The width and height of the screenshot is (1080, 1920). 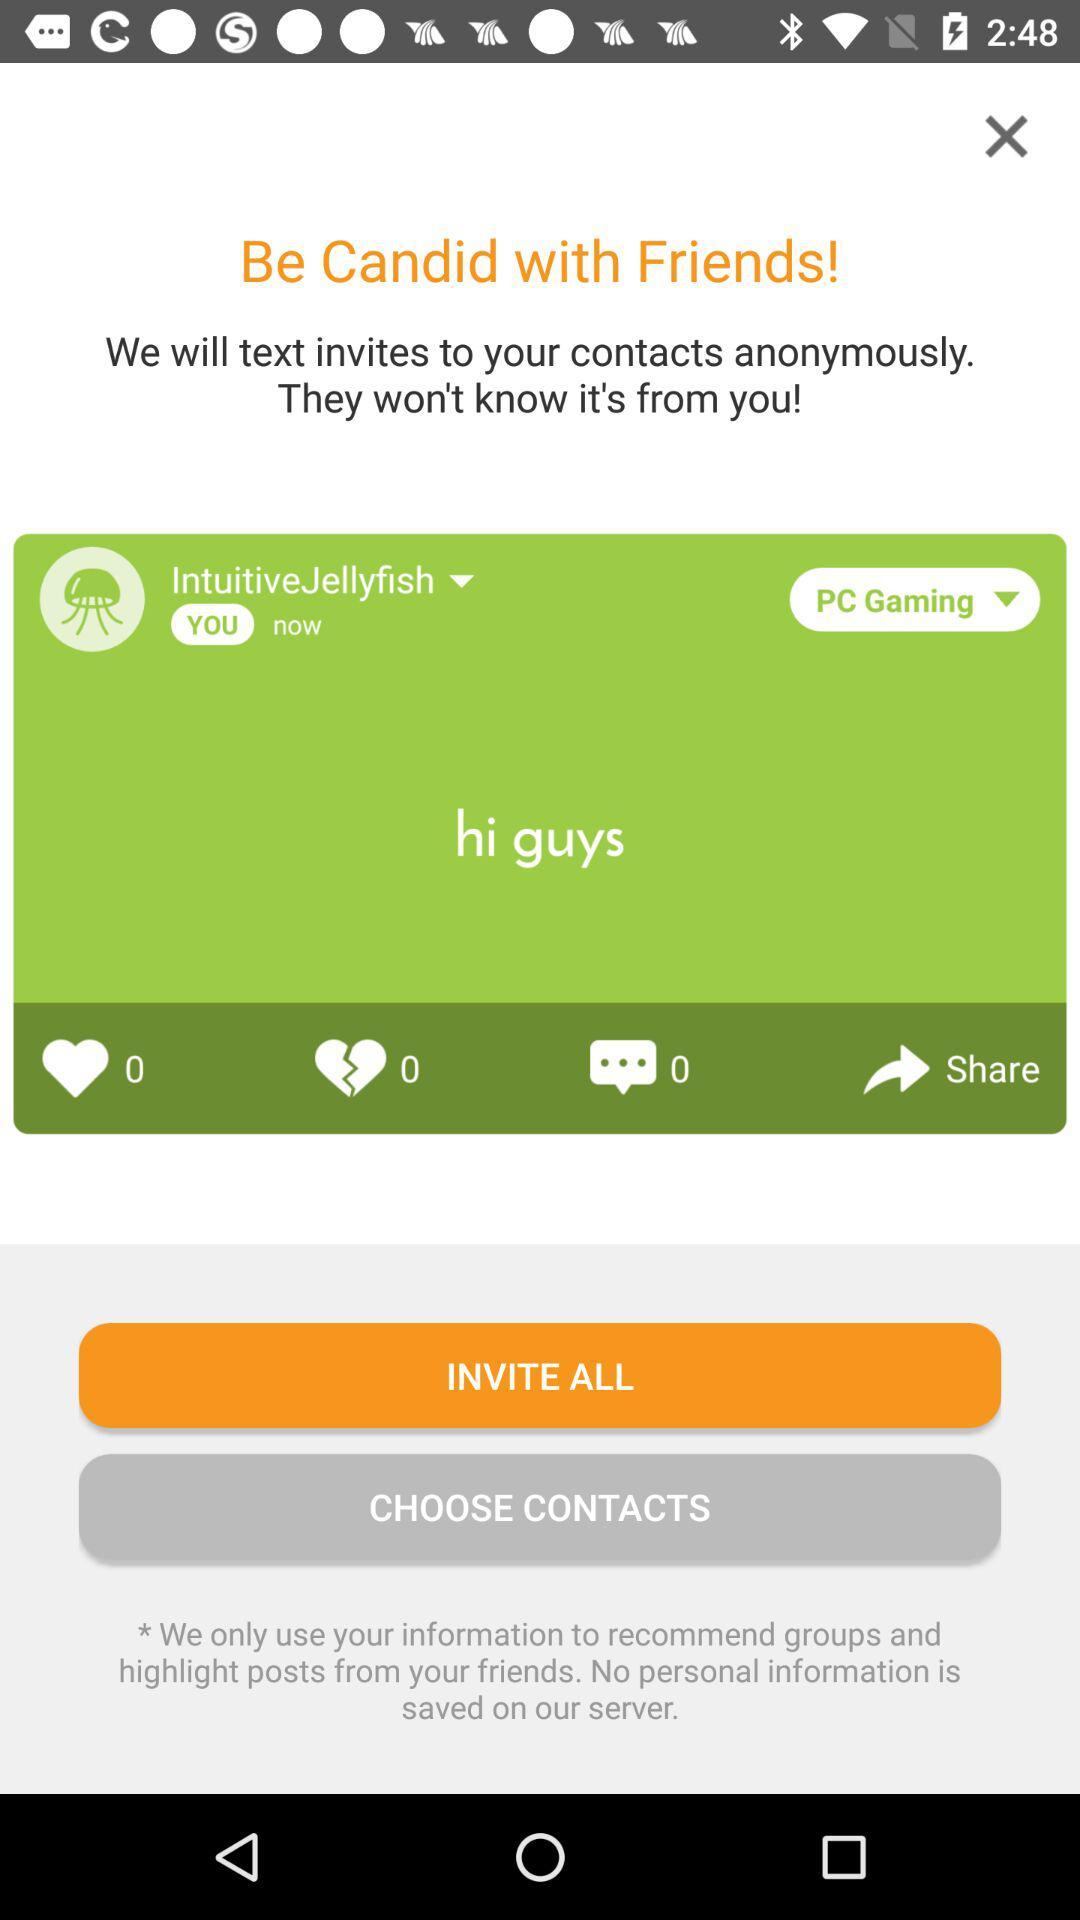 What do you see at coordinates (1006, 135) in the screenshot?
I see `the close icon` at bounding box center [1006, 135].